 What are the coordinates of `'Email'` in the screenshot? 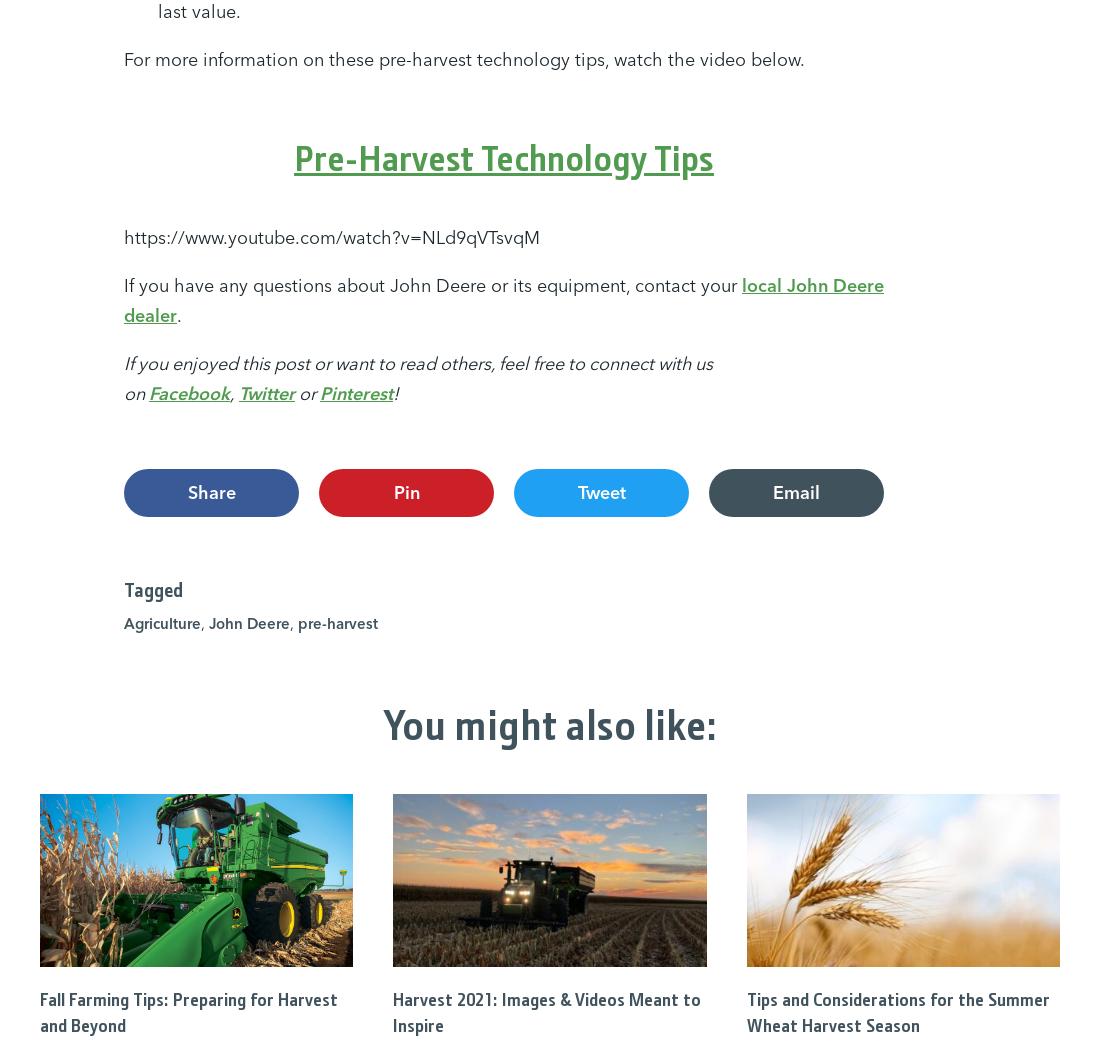 It's located at (796, 491).